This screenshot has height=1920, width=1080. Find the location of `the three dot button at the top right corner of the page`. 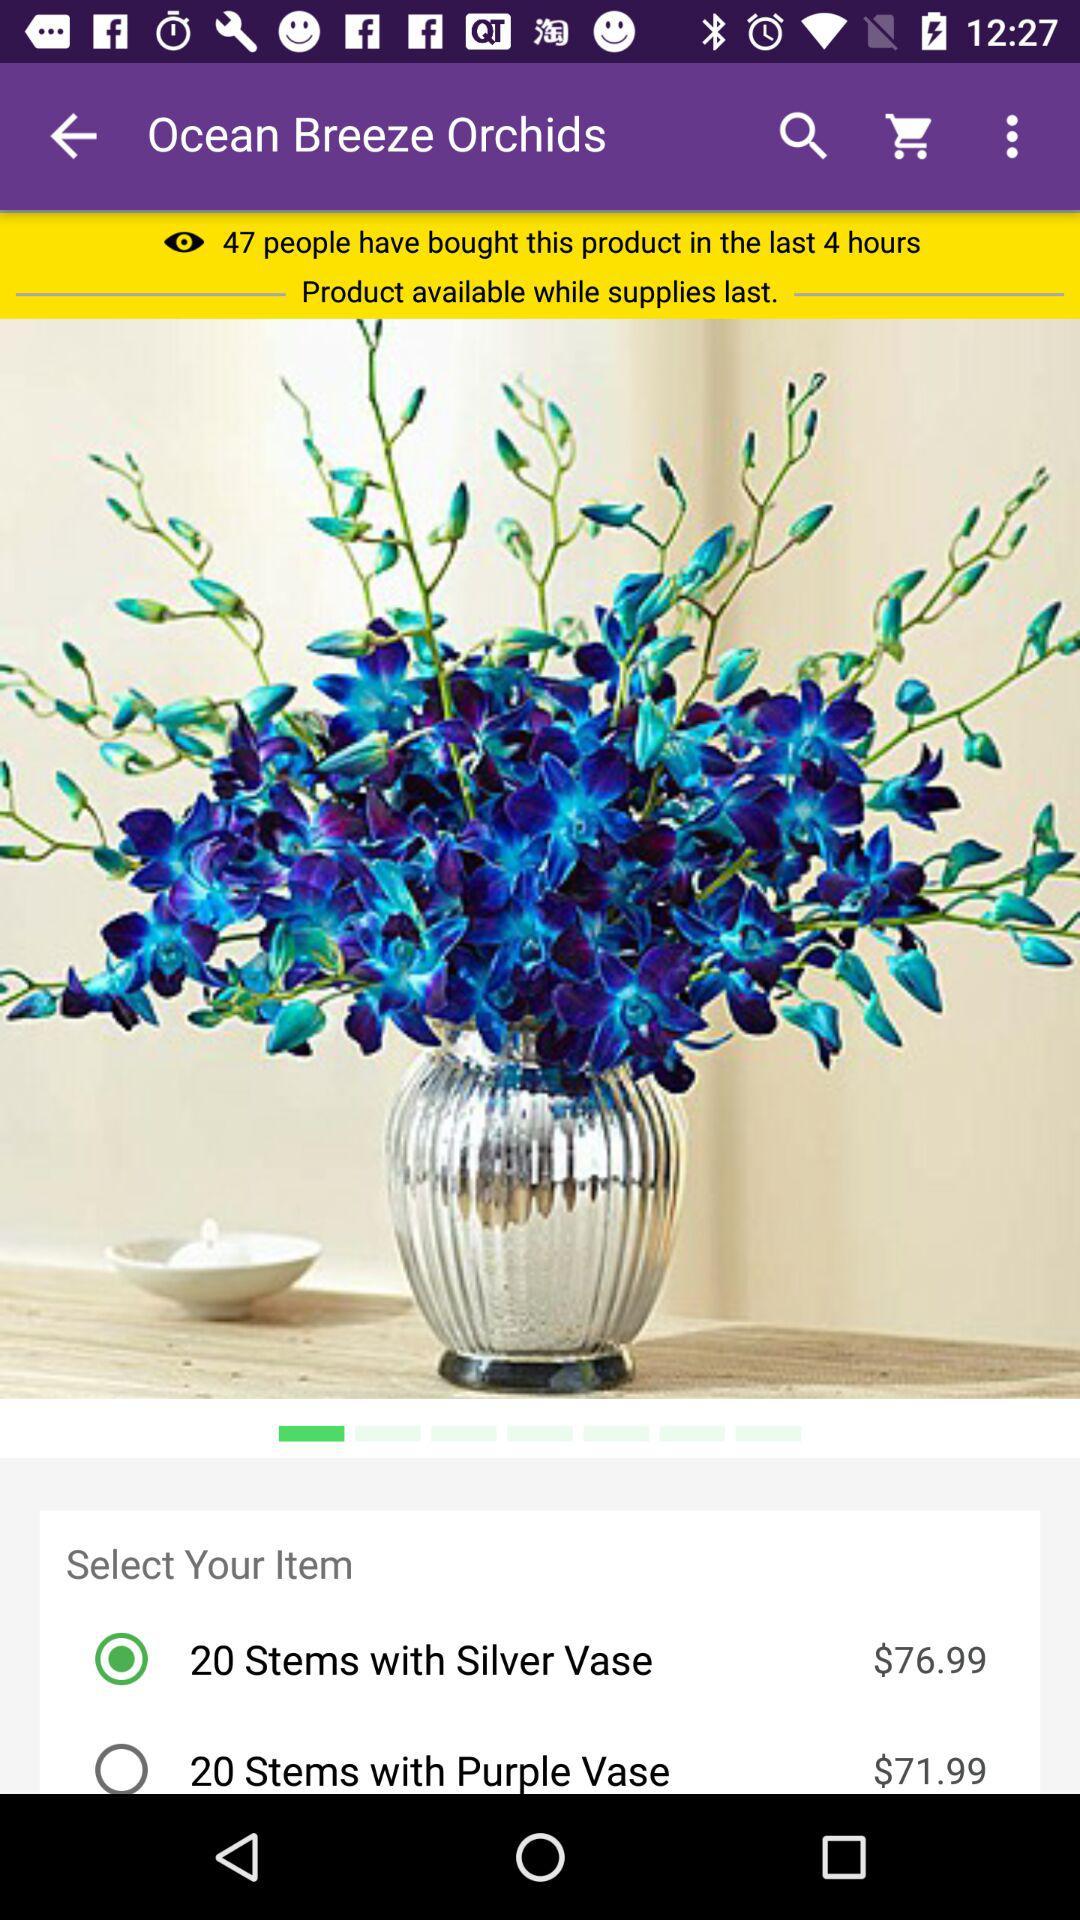

the three dot button at the top right corner of the page is located at coordinates (1012, 136).